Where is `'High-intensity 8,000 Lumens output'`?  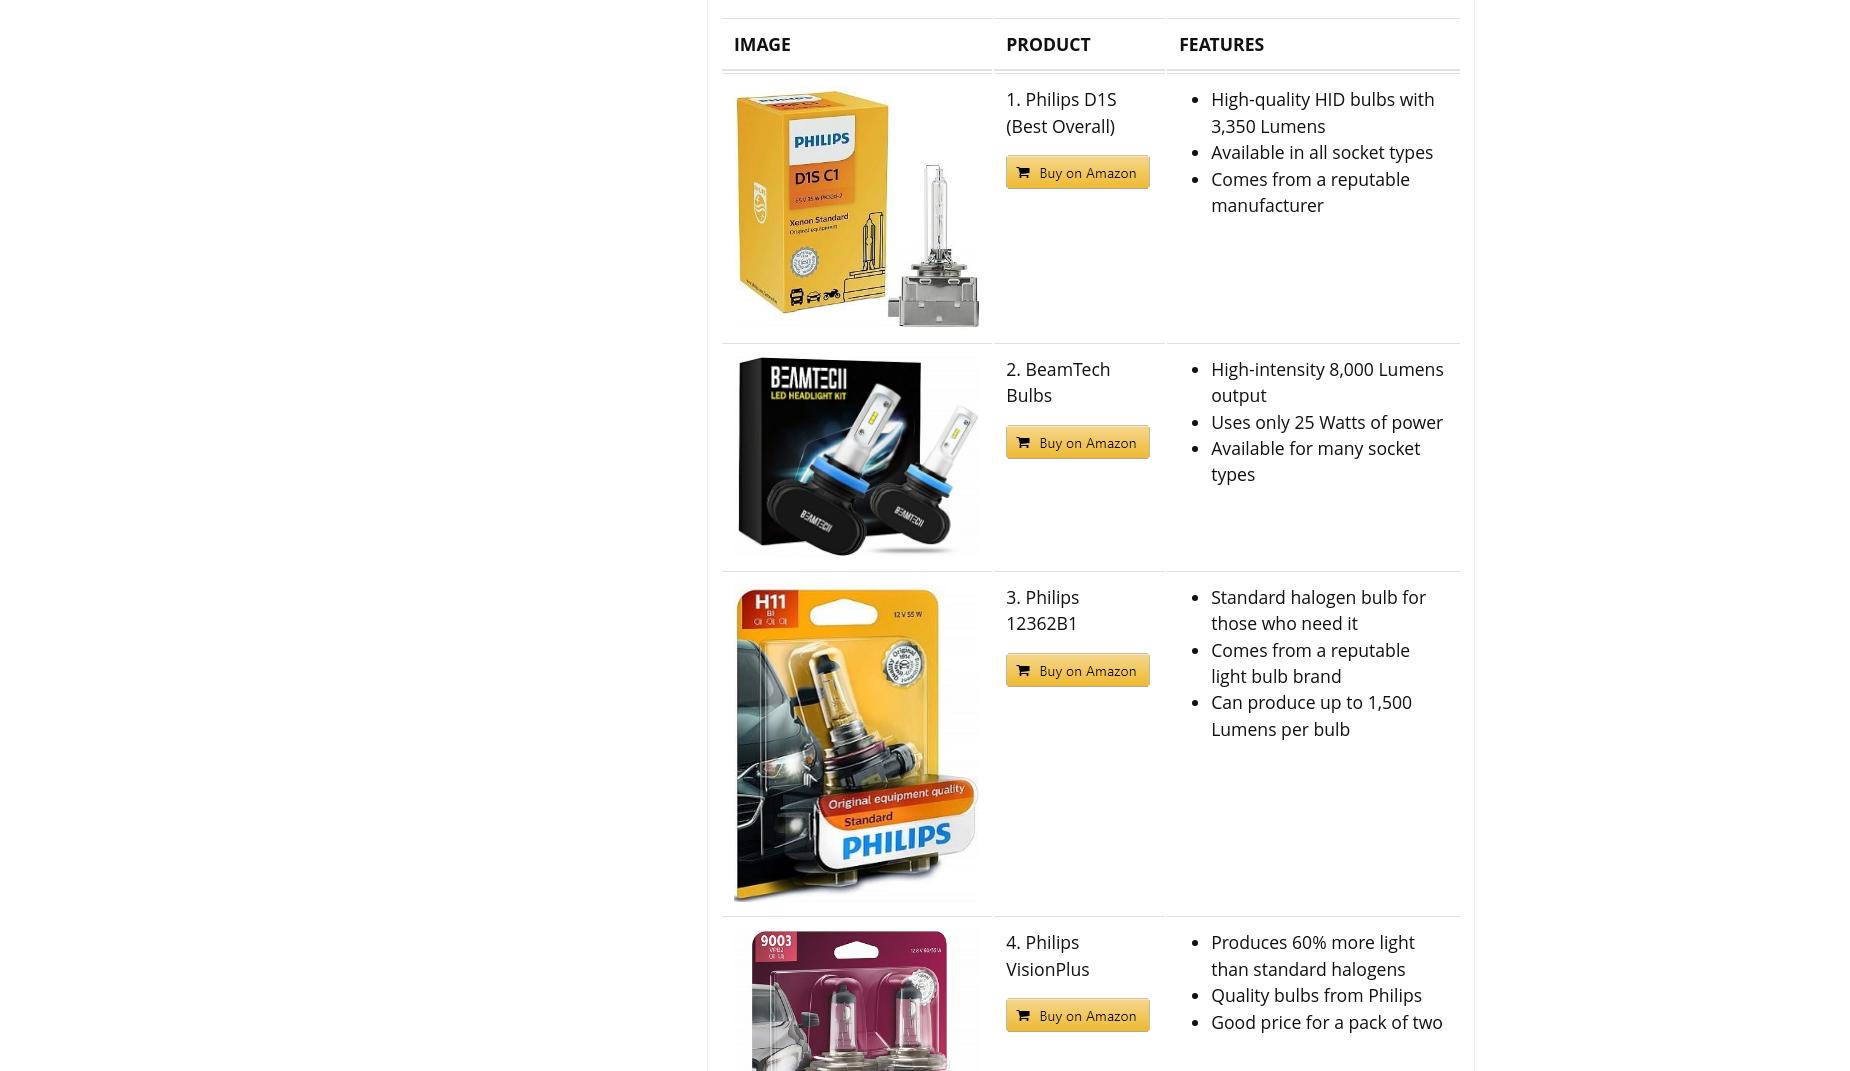
'High-intensity 8,000 Lumens output' is located at coordinates (1210, 380).